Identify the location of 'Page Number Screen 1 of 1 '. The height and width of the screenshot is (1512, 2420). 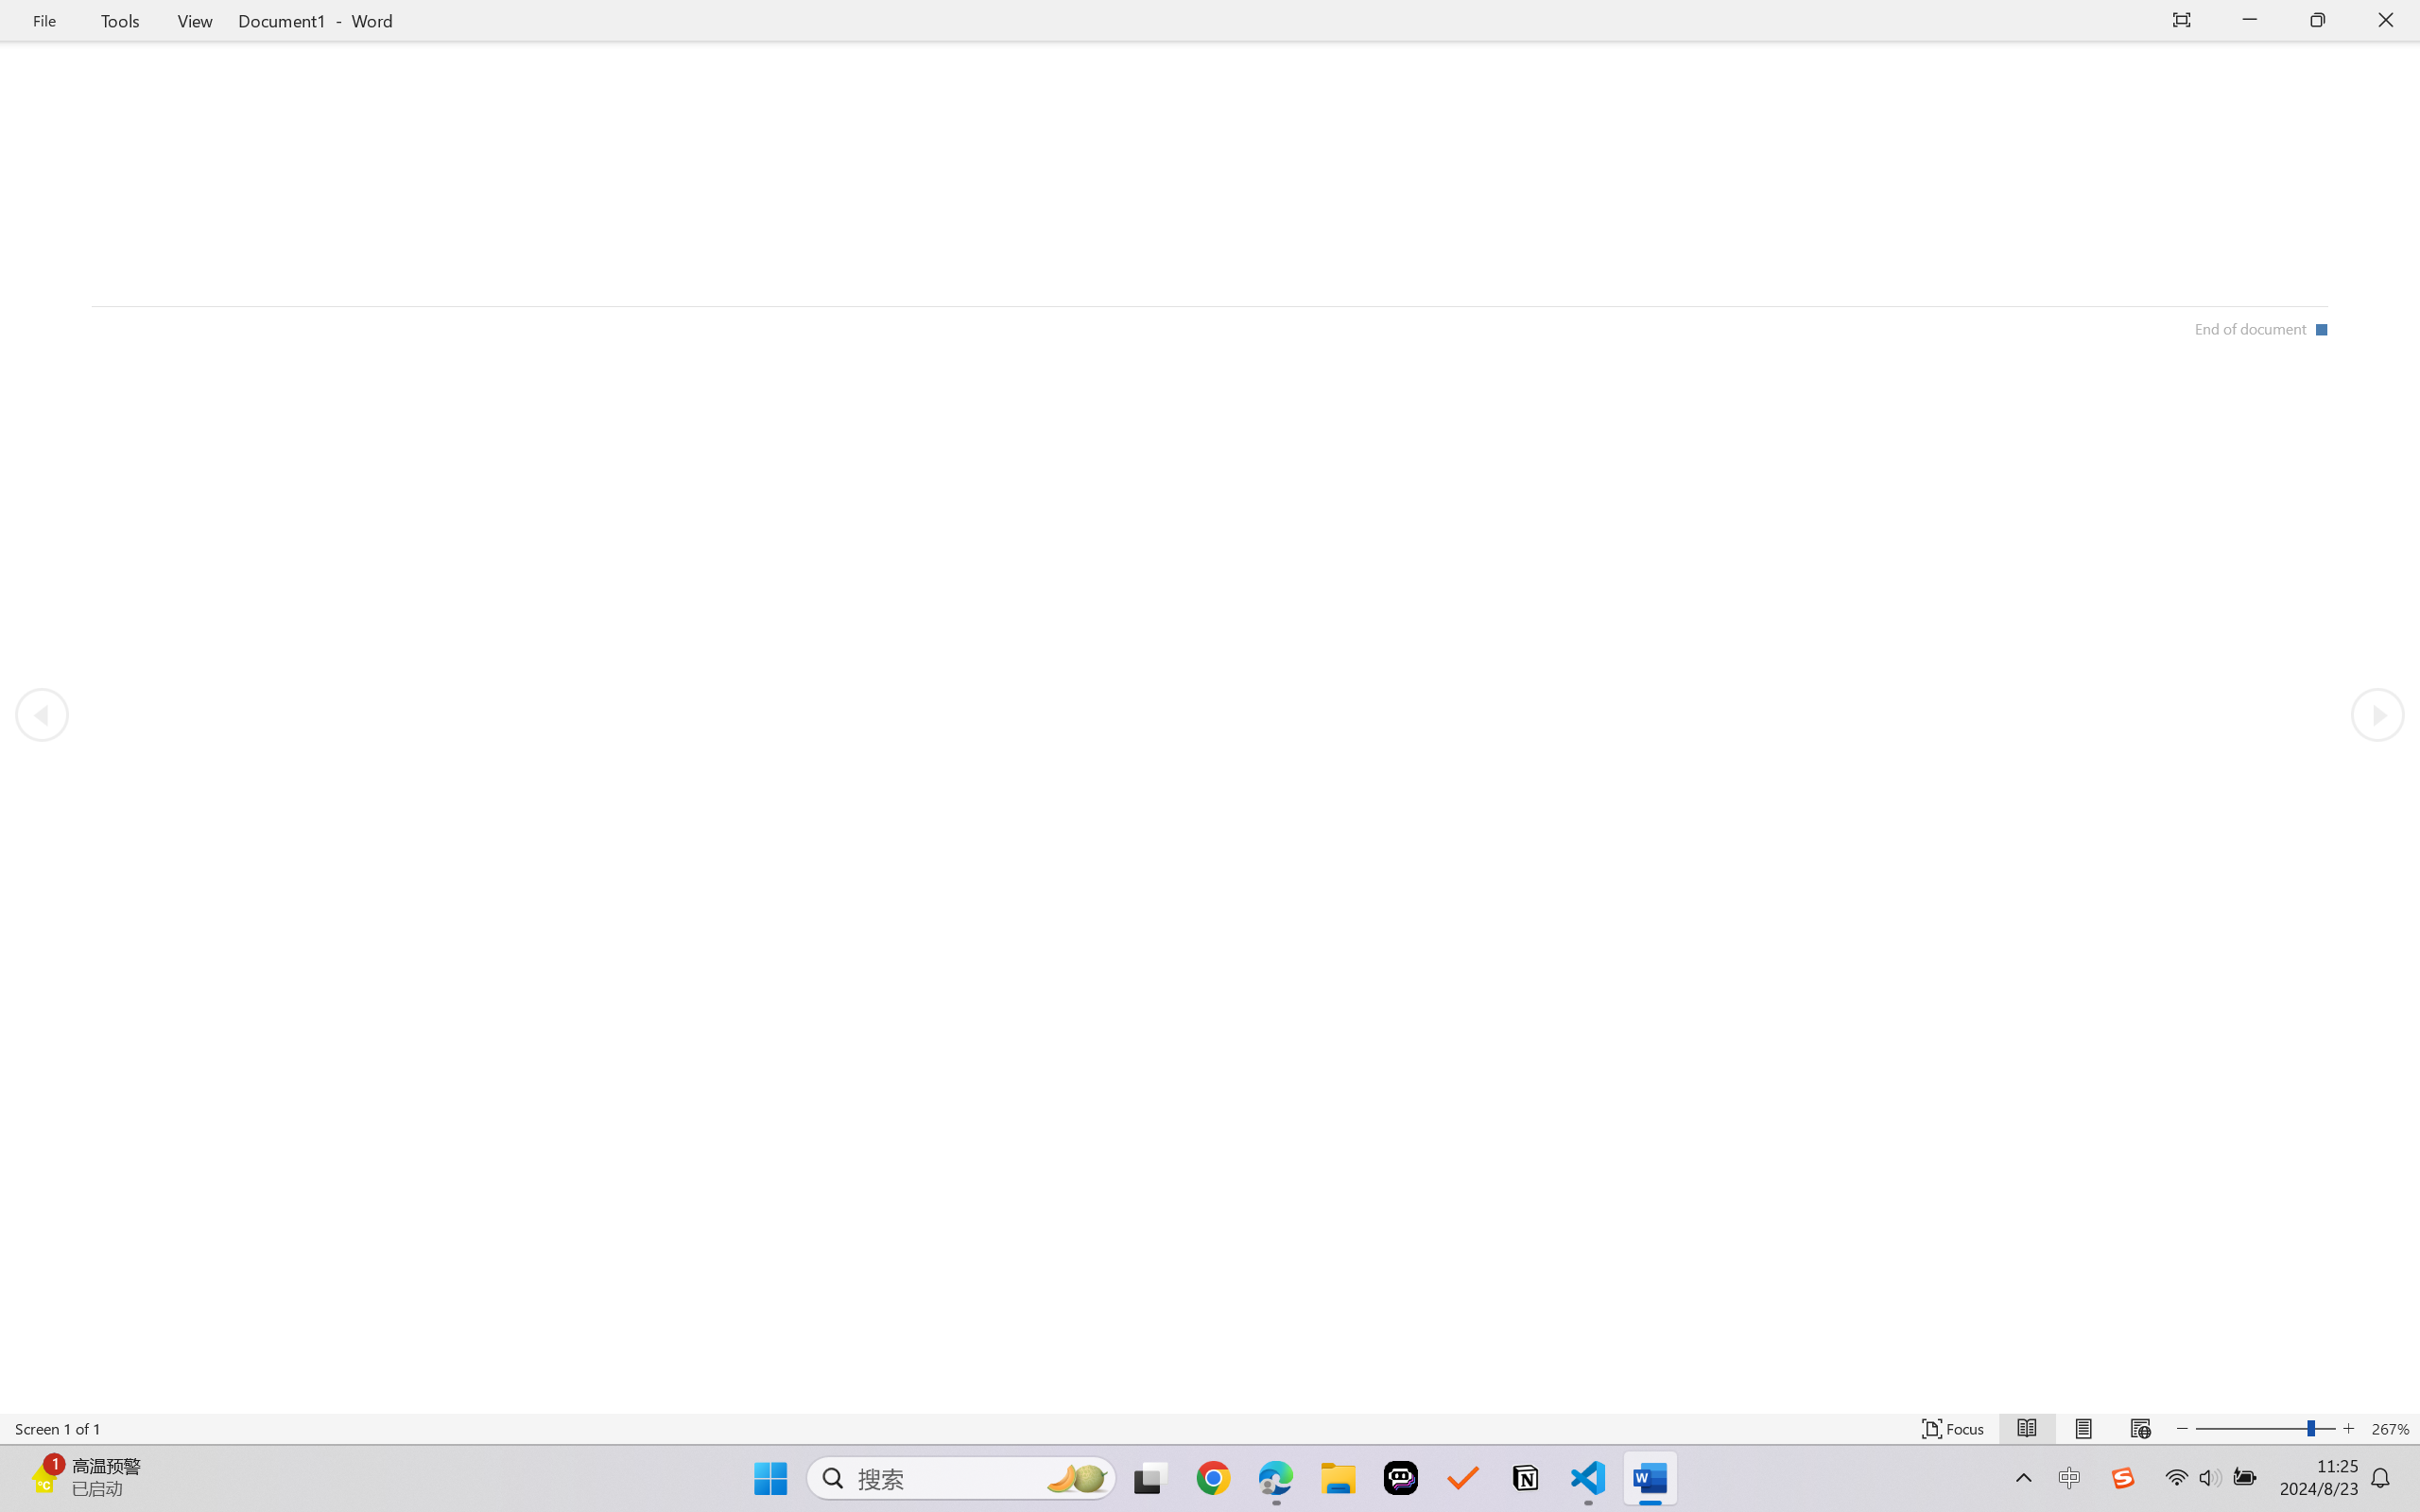
(57, 1428).